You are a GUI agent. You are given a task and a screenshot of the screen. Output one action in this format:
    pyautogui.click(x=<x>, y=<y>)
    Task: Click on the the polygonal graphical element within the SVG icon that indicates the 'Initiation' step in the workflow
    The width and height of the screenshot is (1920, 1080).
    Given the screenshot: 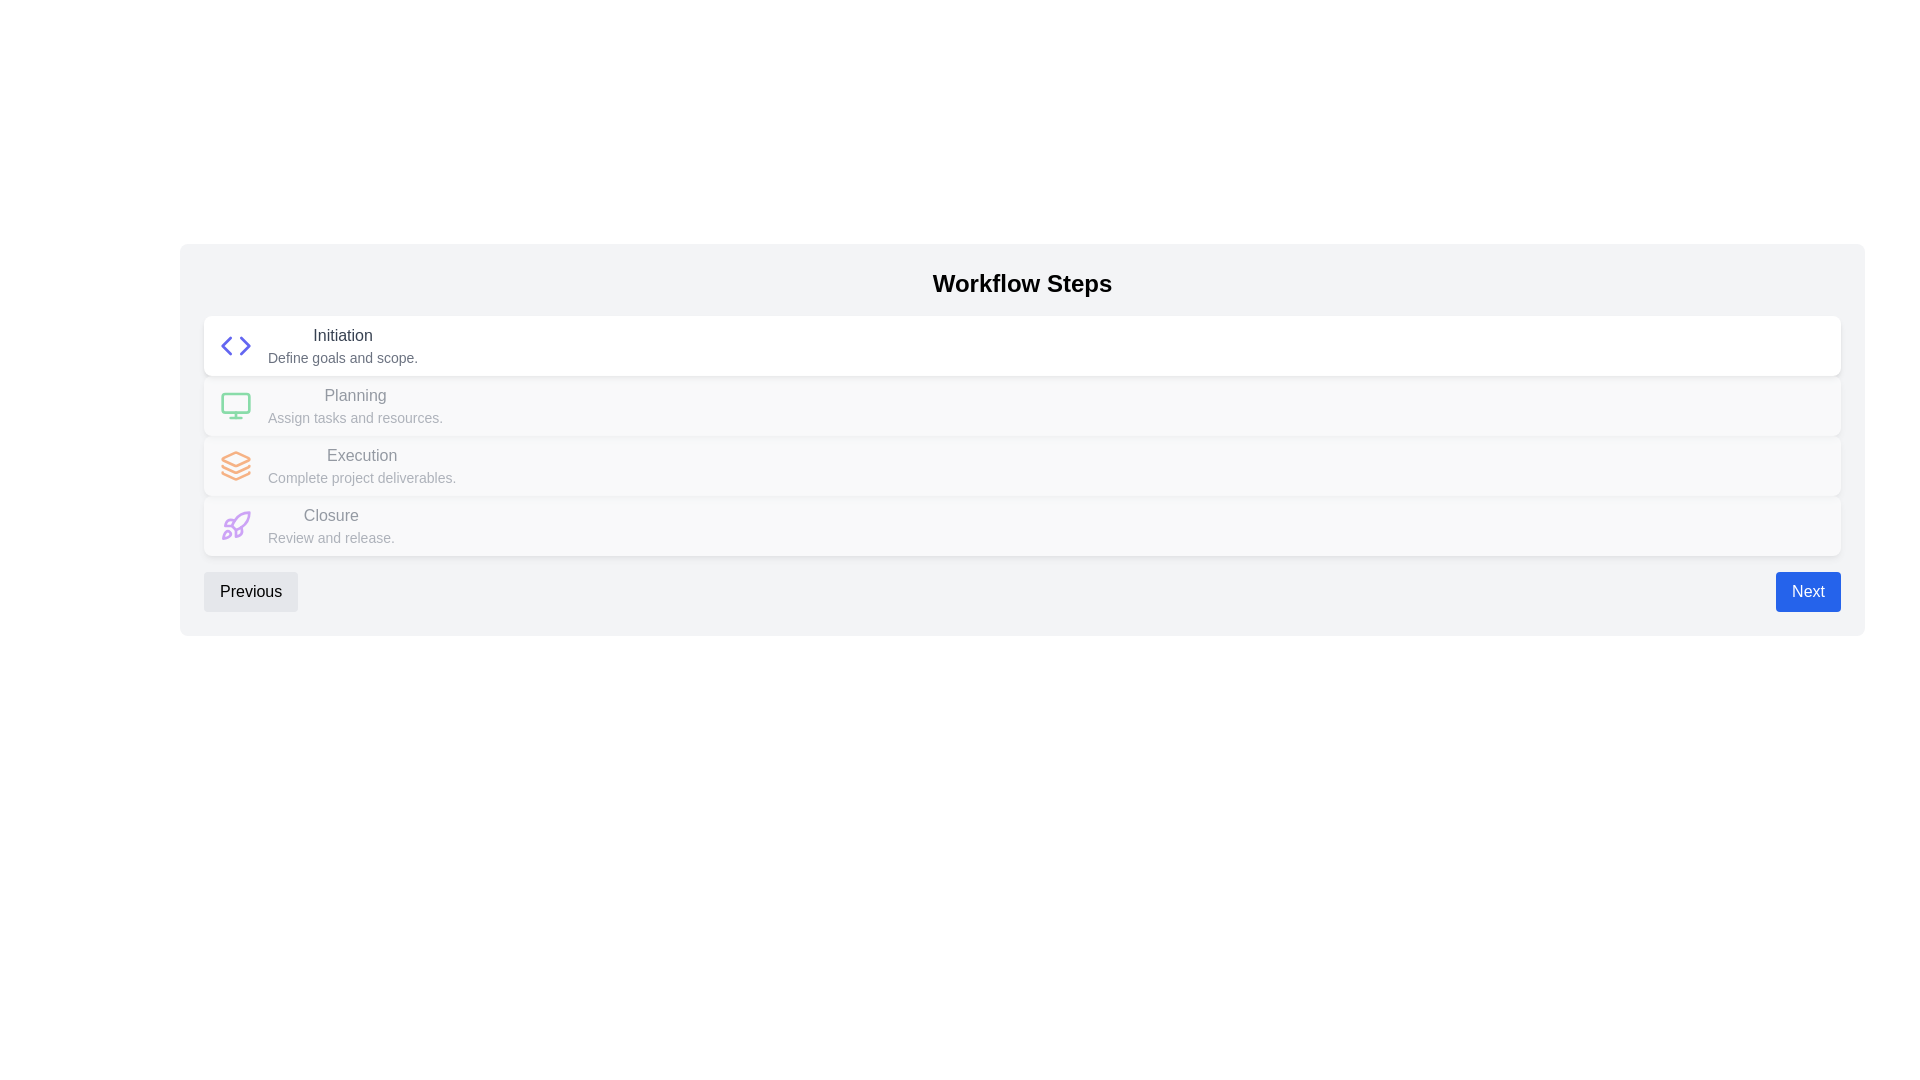 What is the action you would take?
    pyautogui.click(x=226, y=345)
    